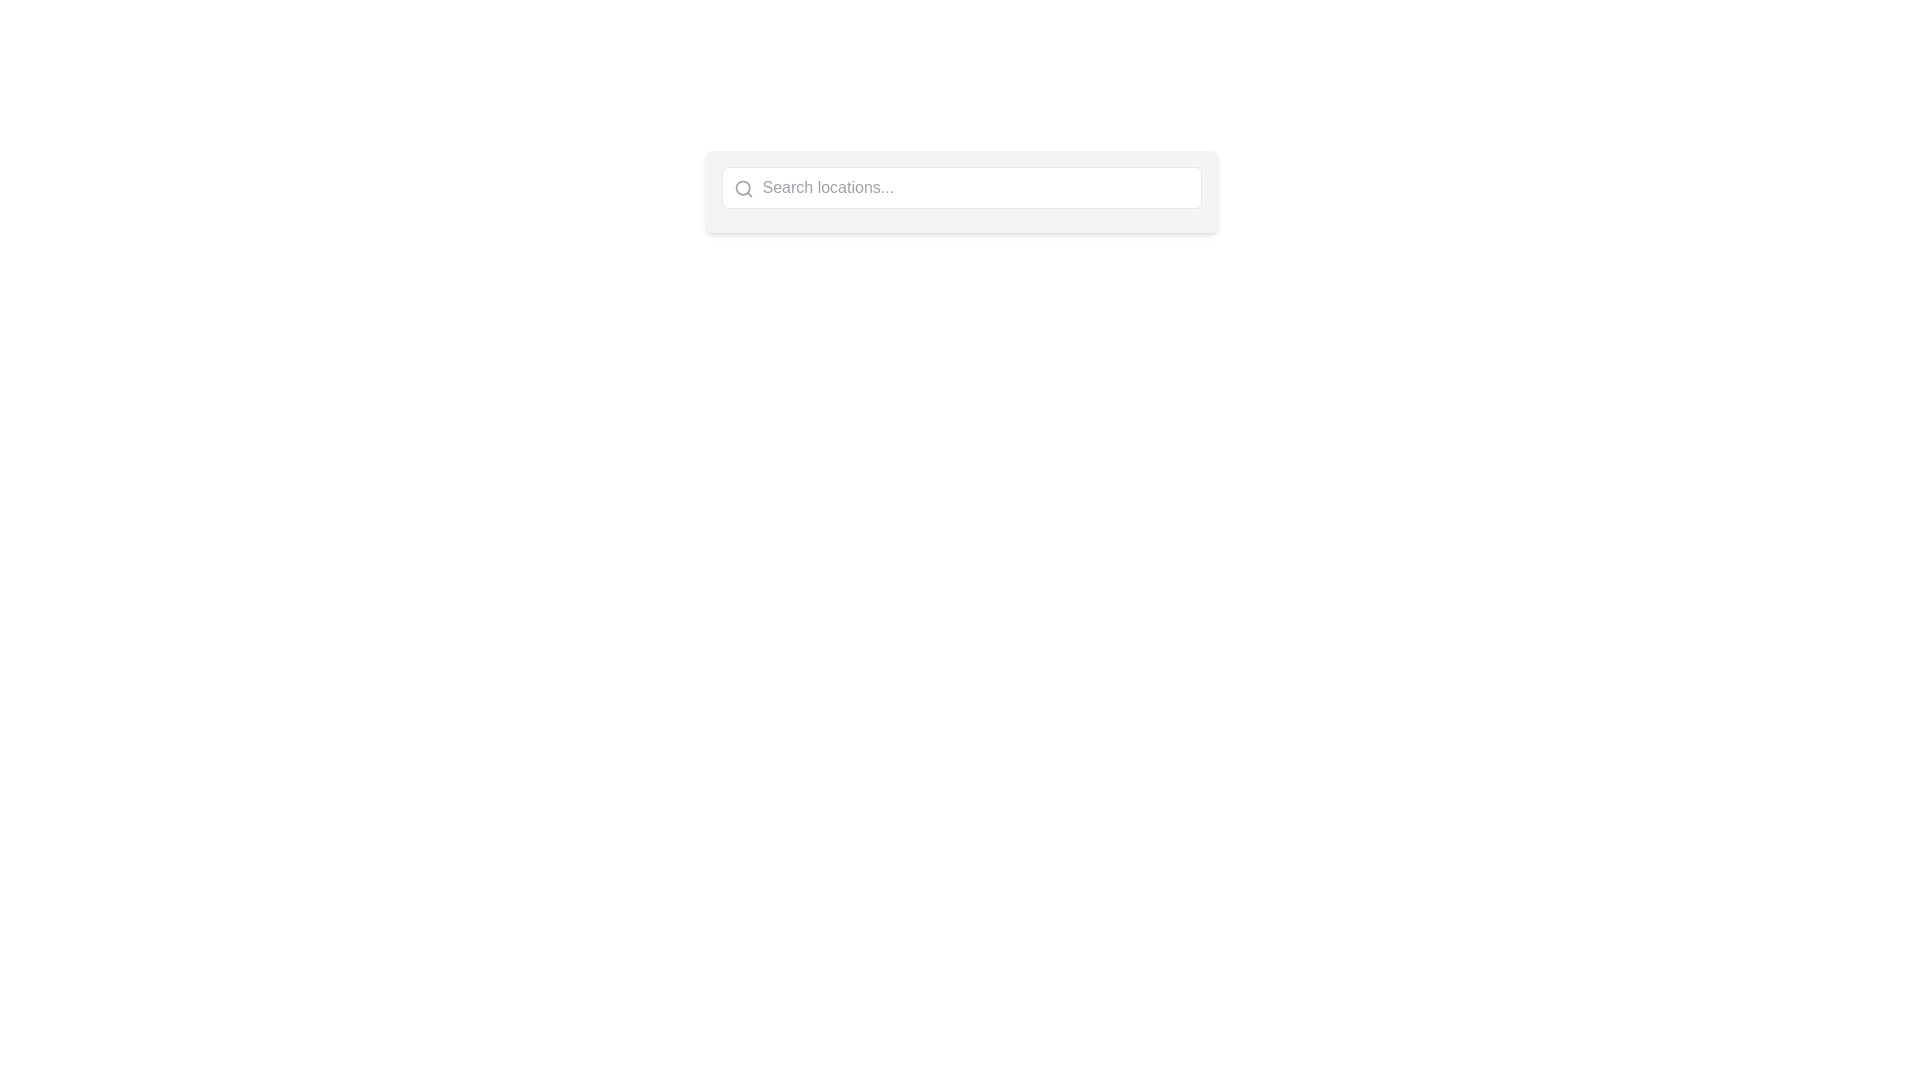 This screenshot has width=1920, height=1080. I want to click on the input field associated with the search icon located on the left side of the search bar, next to the placeholder text 'Search locations...', so click(742, 189).